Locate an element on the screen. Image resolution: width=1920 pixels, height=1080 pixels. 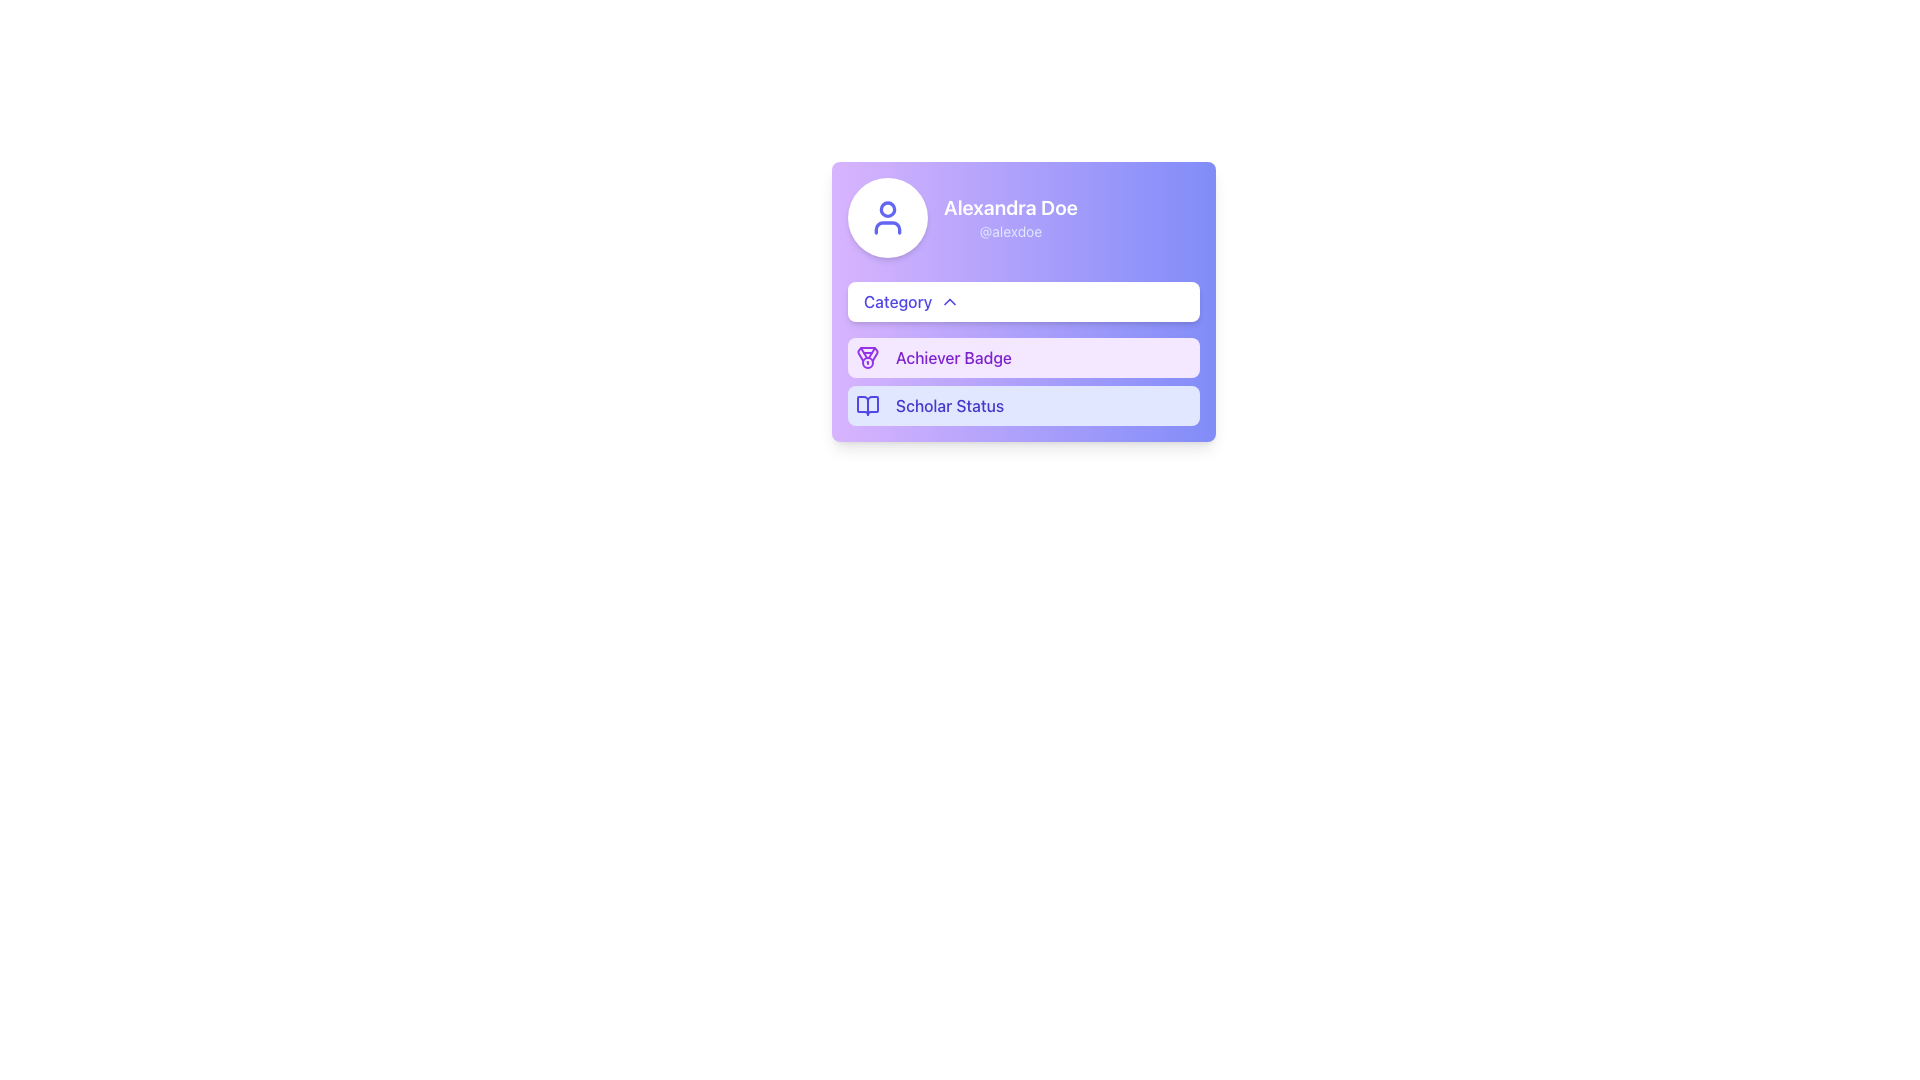
the circular component representing a user avatar located at the top-left of the card layout, adjacent to the textual header displaying user details is located at coordinates (887, 208).